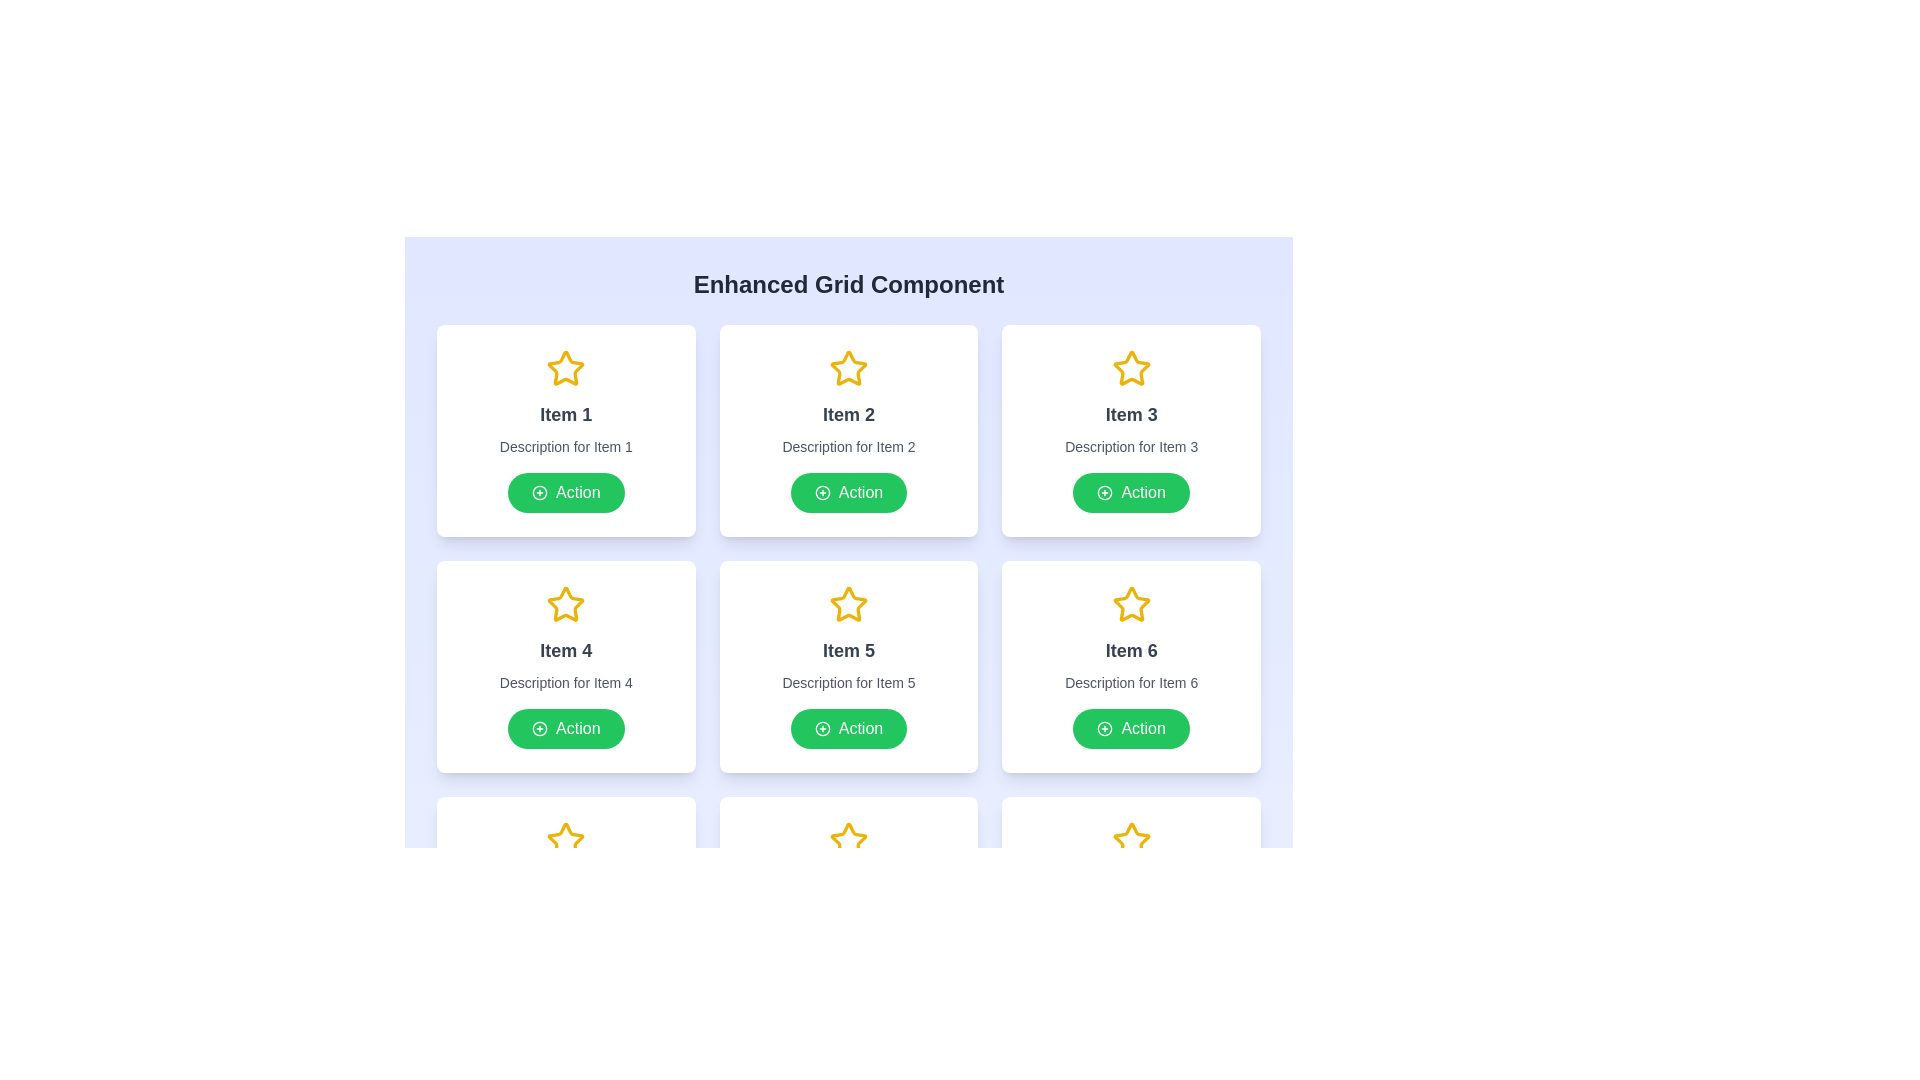 The height and width of the screenshot is (1080, 1920). I want to click on the button located at the bottom of the card labeled 'Item 1', so click(565, 493).